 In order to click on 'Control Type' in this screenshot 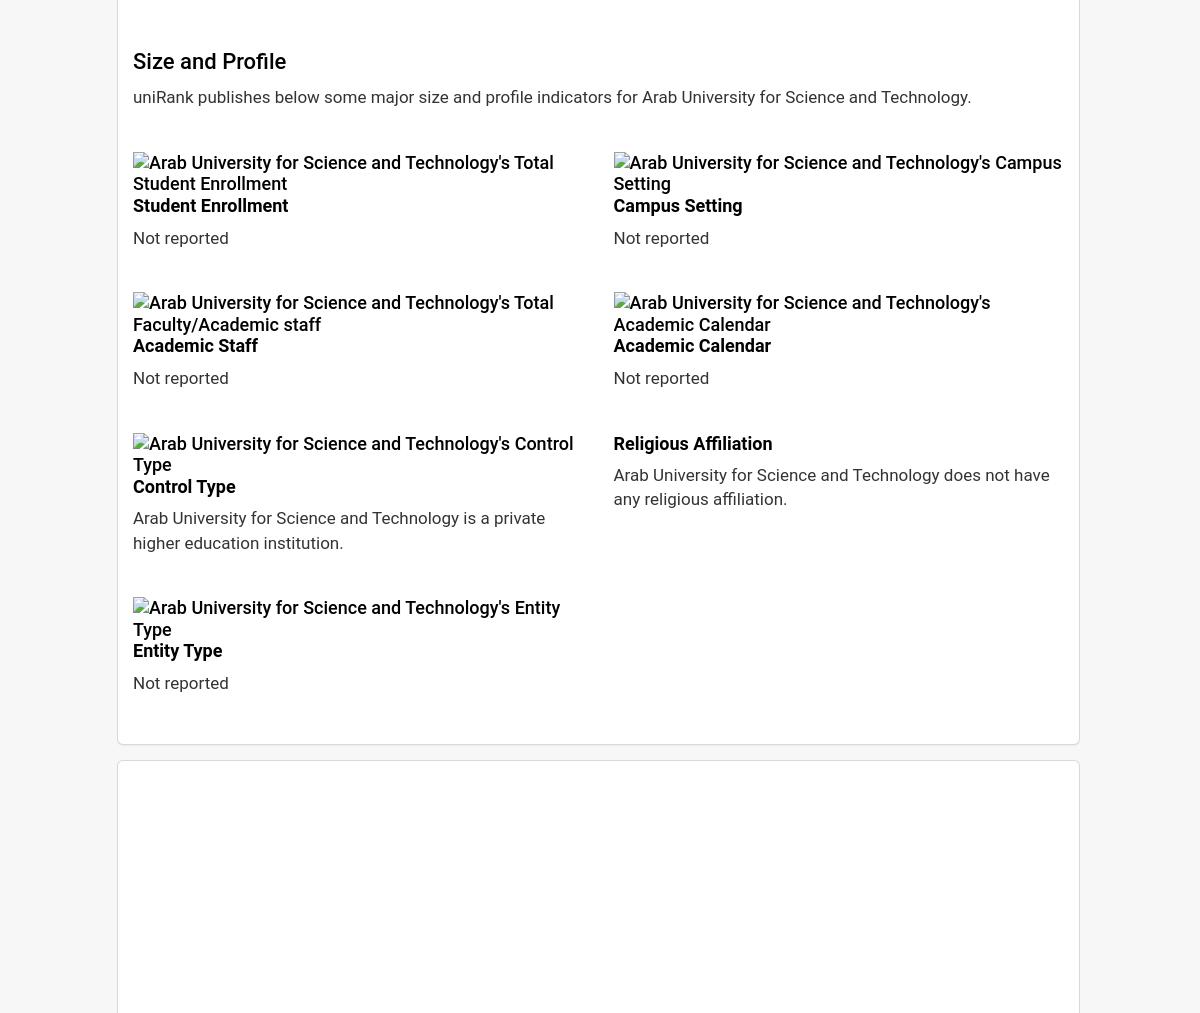, I will do `click(182, 484)`.